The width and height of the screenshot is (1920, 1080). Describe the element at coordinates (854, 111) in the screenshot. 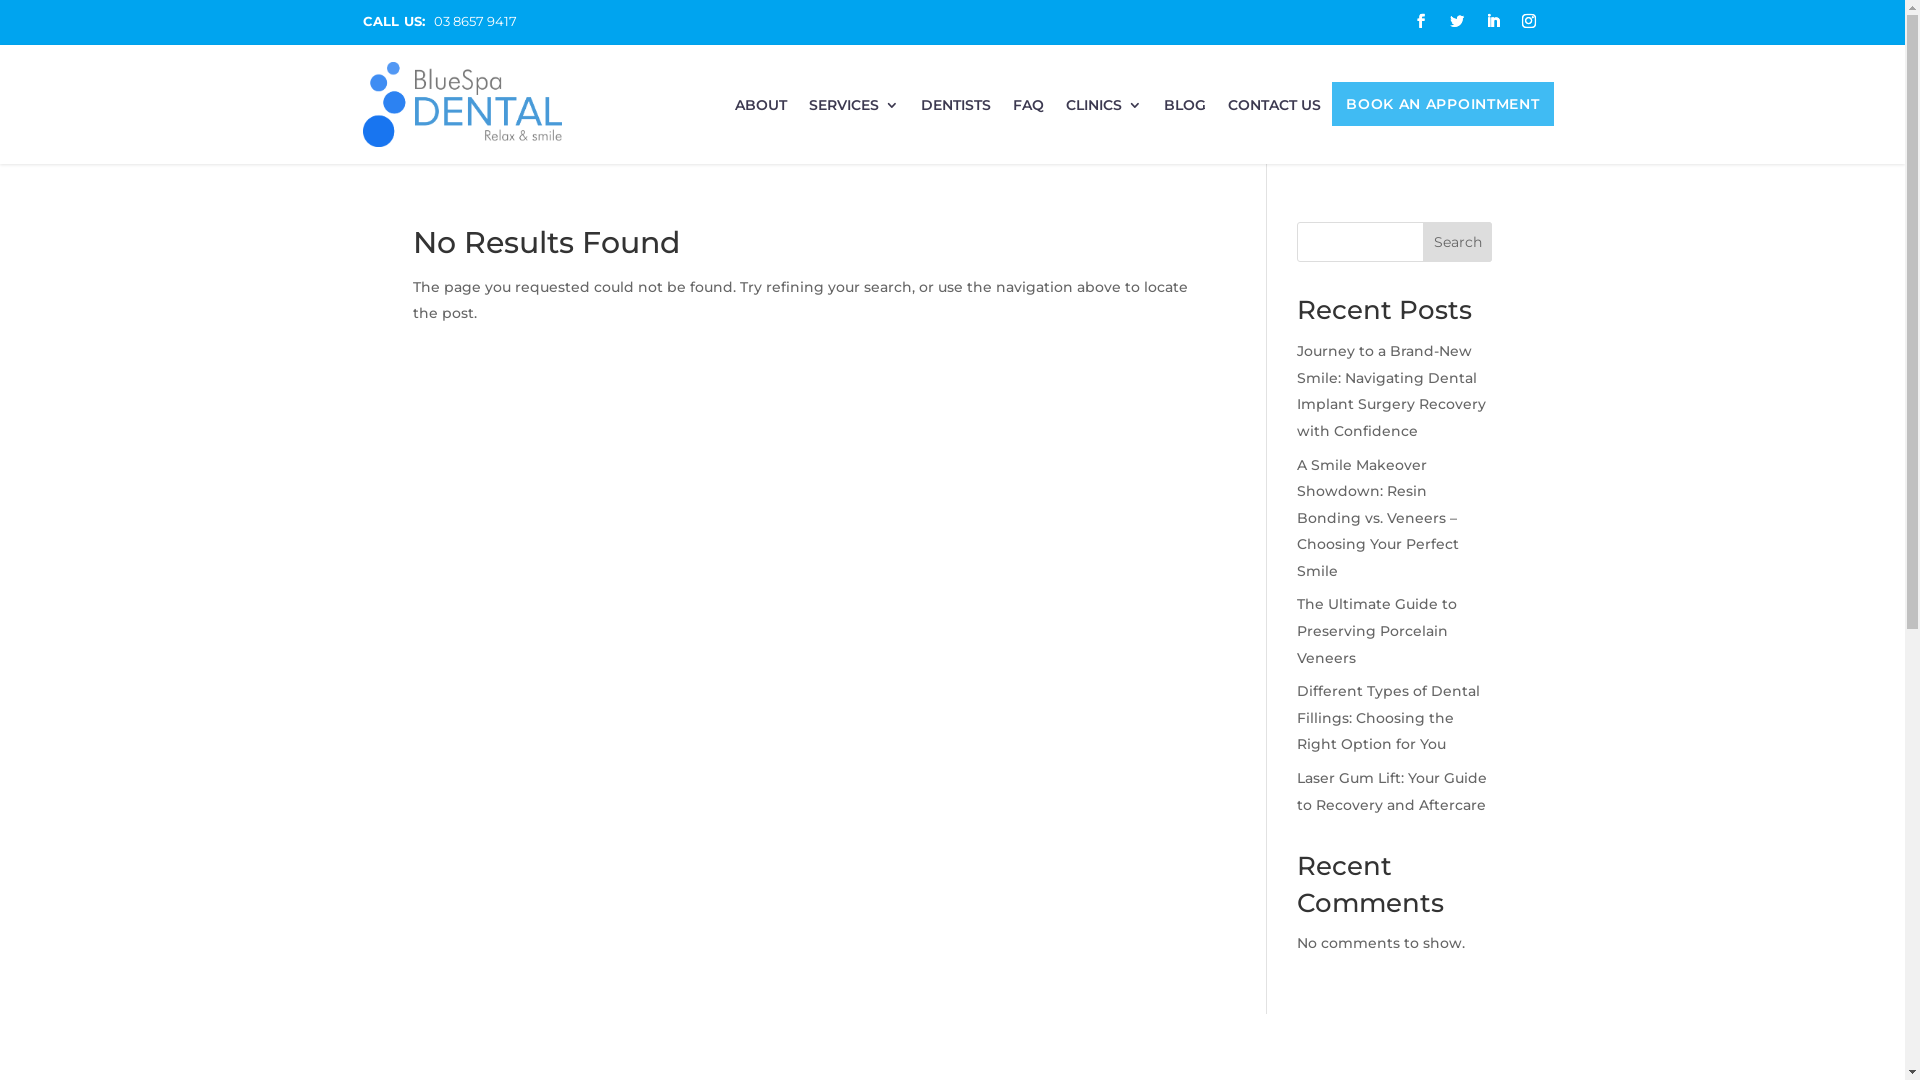

I see `'SERVICES'` at that location.